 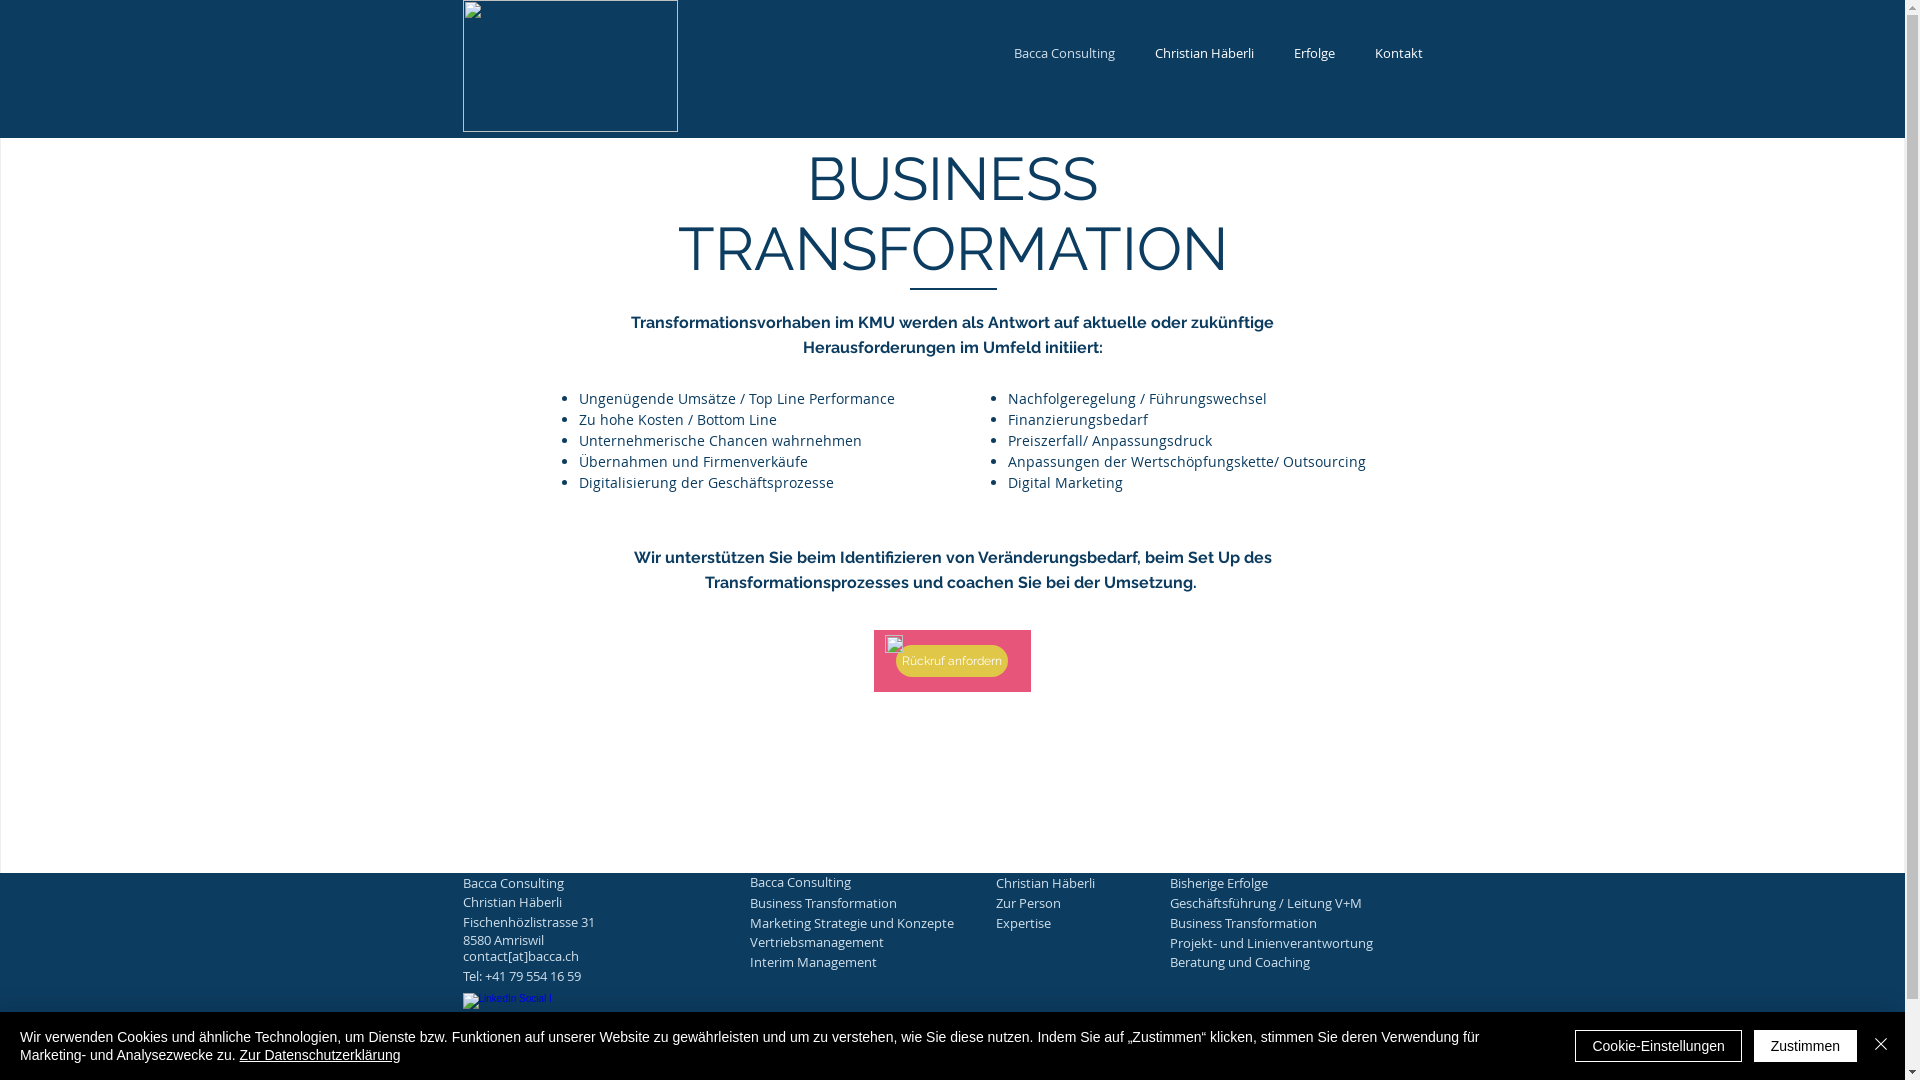 What do you see at coordinates (996, 902) in the screenshot?
I see `'Zur Person'` at bounding box center [996, 902].